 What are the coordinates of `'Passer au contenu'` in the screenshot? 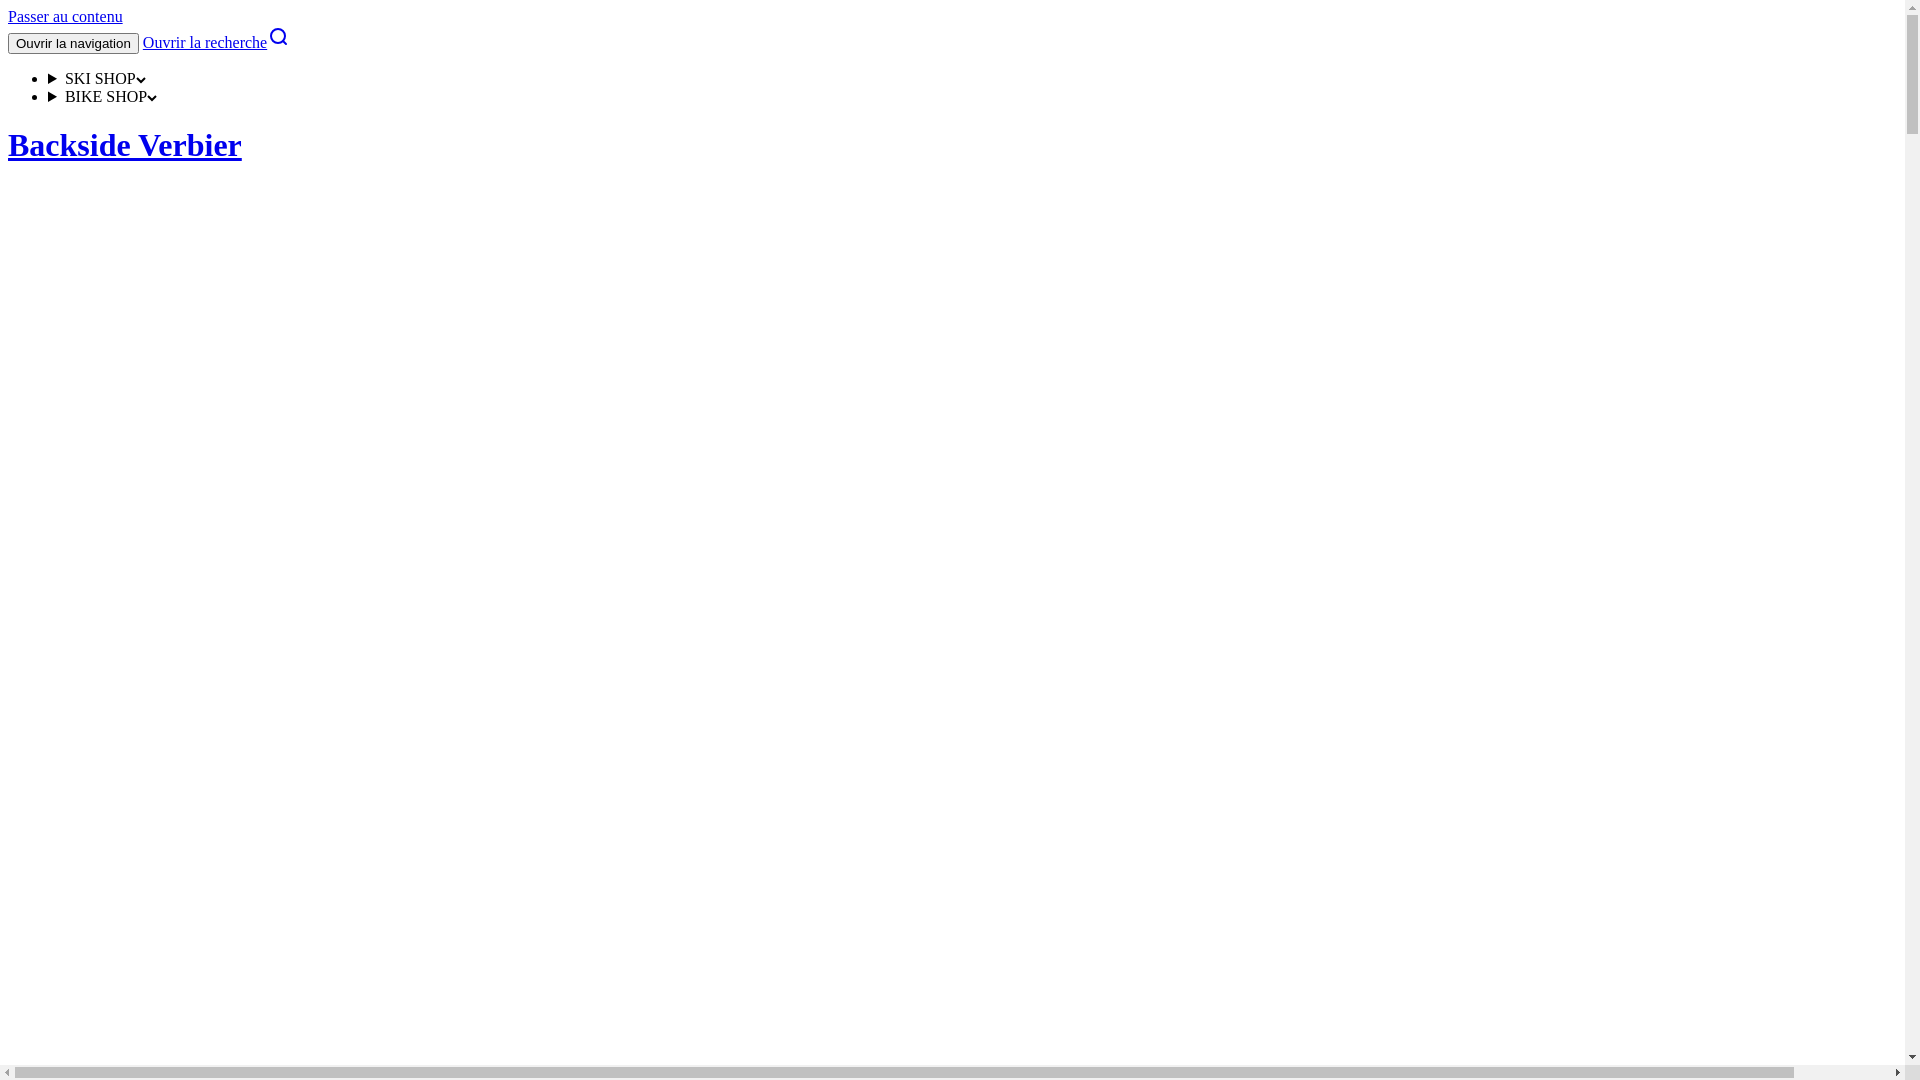 It's located at (65, 16).